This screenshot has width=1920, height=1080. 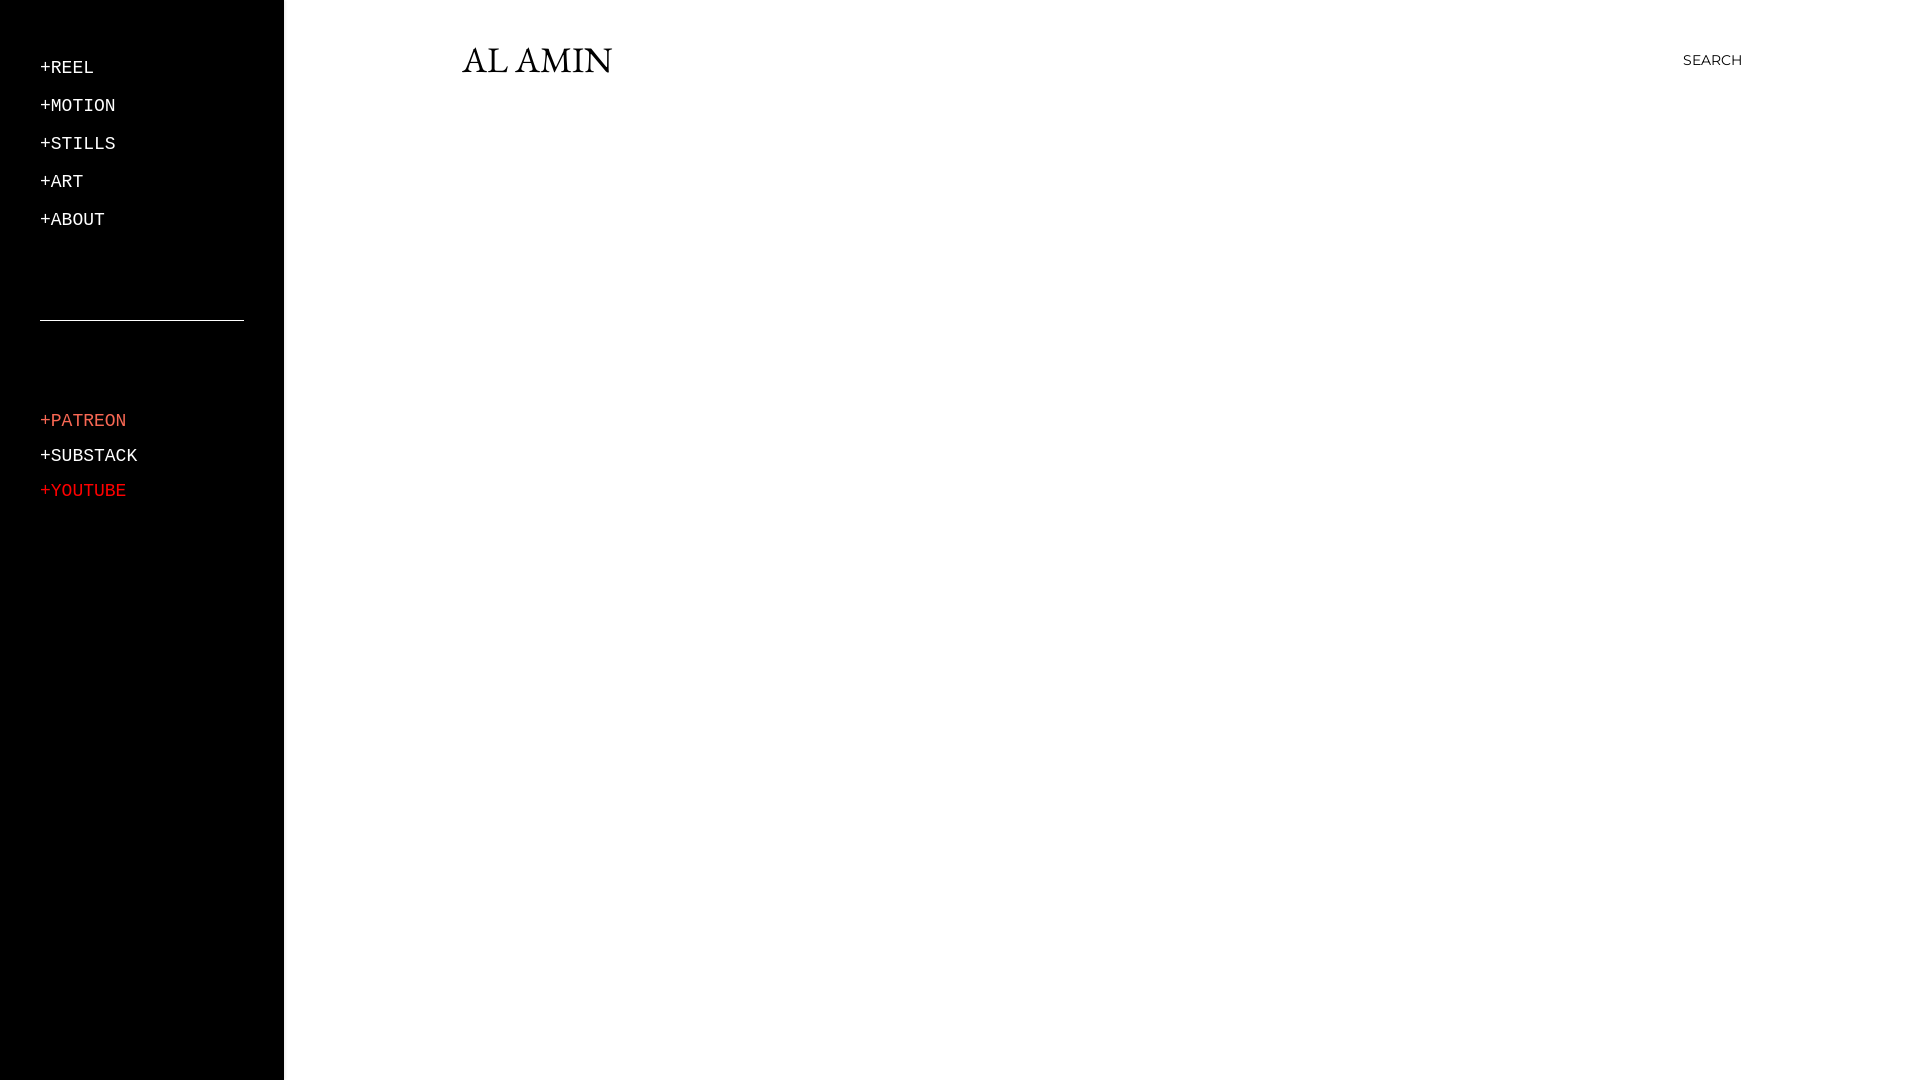 What do you see at coordinates (1682, 59) in the screenshot?
I see `'SEARCH'` at bounding box center [1682, 59].